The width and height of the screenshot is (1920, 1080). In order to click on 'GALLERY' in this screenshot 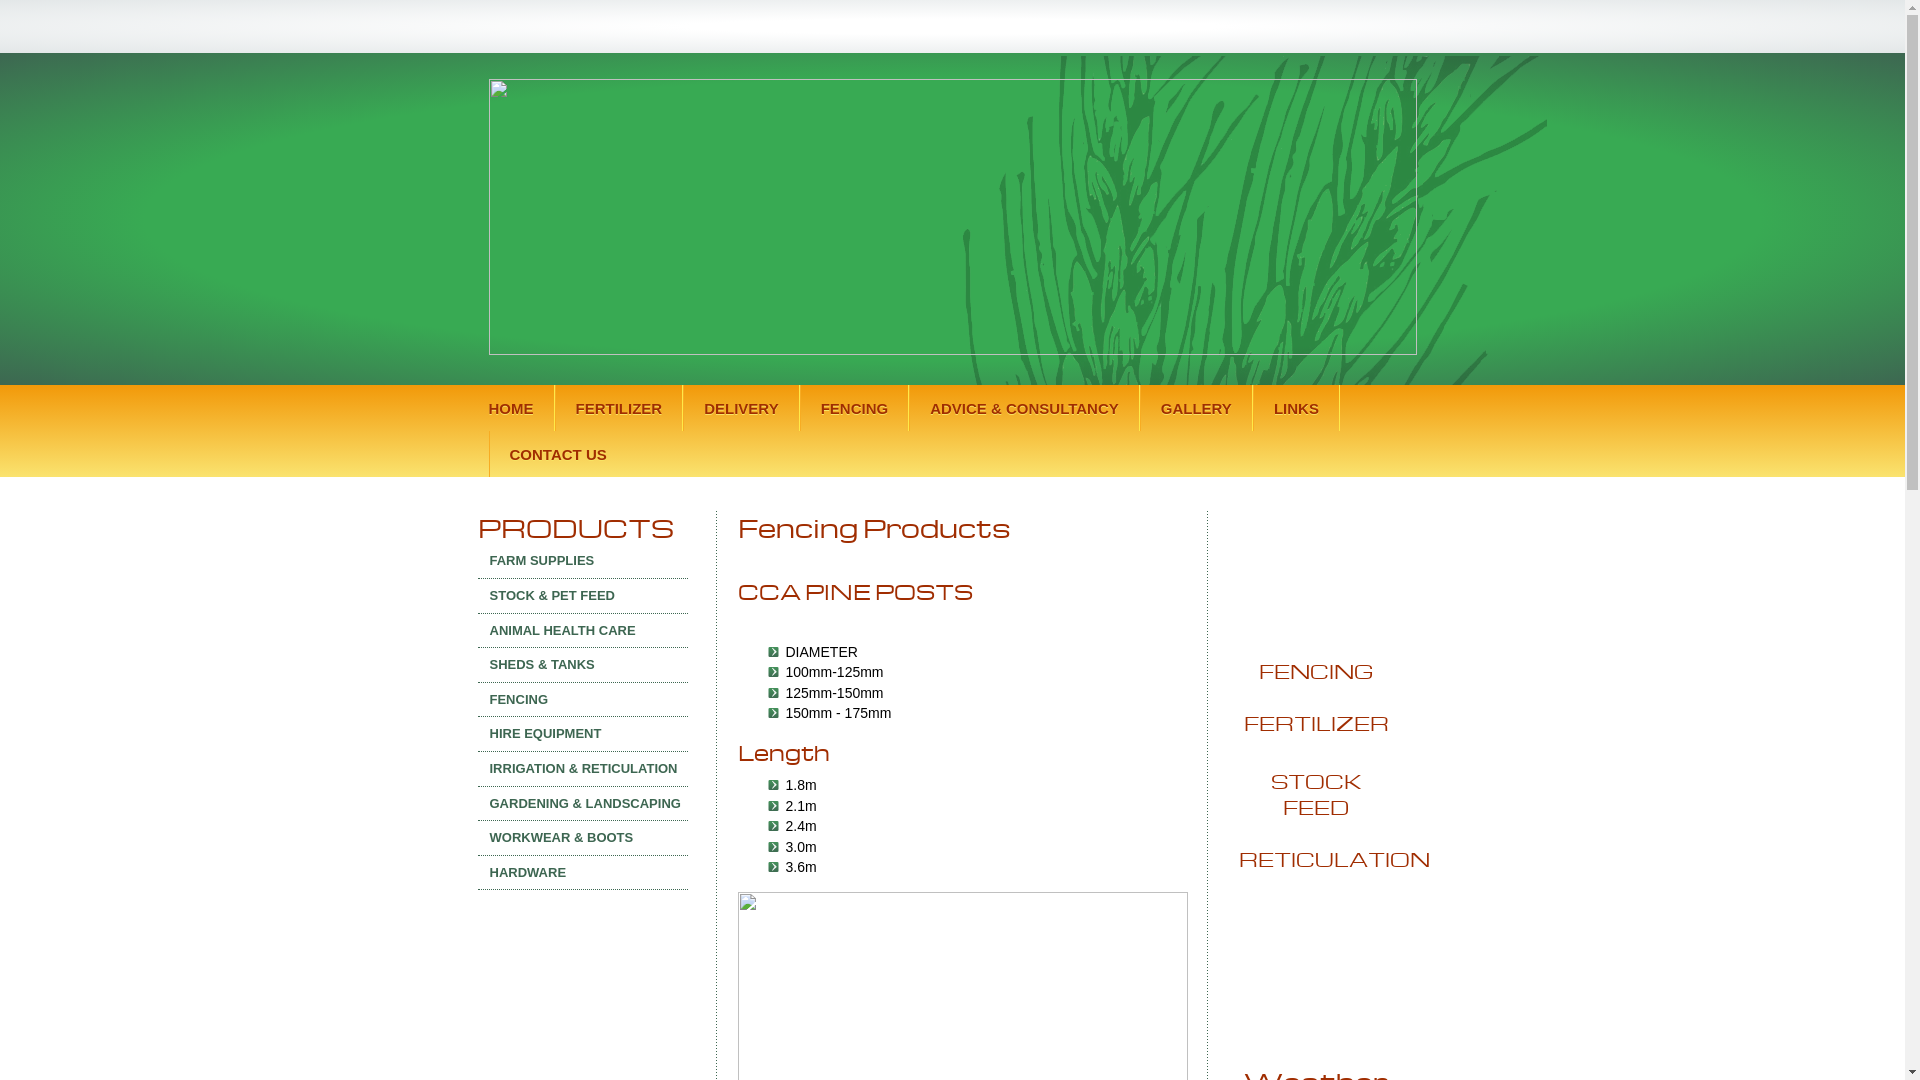, I will do `click(1140, 407)`.